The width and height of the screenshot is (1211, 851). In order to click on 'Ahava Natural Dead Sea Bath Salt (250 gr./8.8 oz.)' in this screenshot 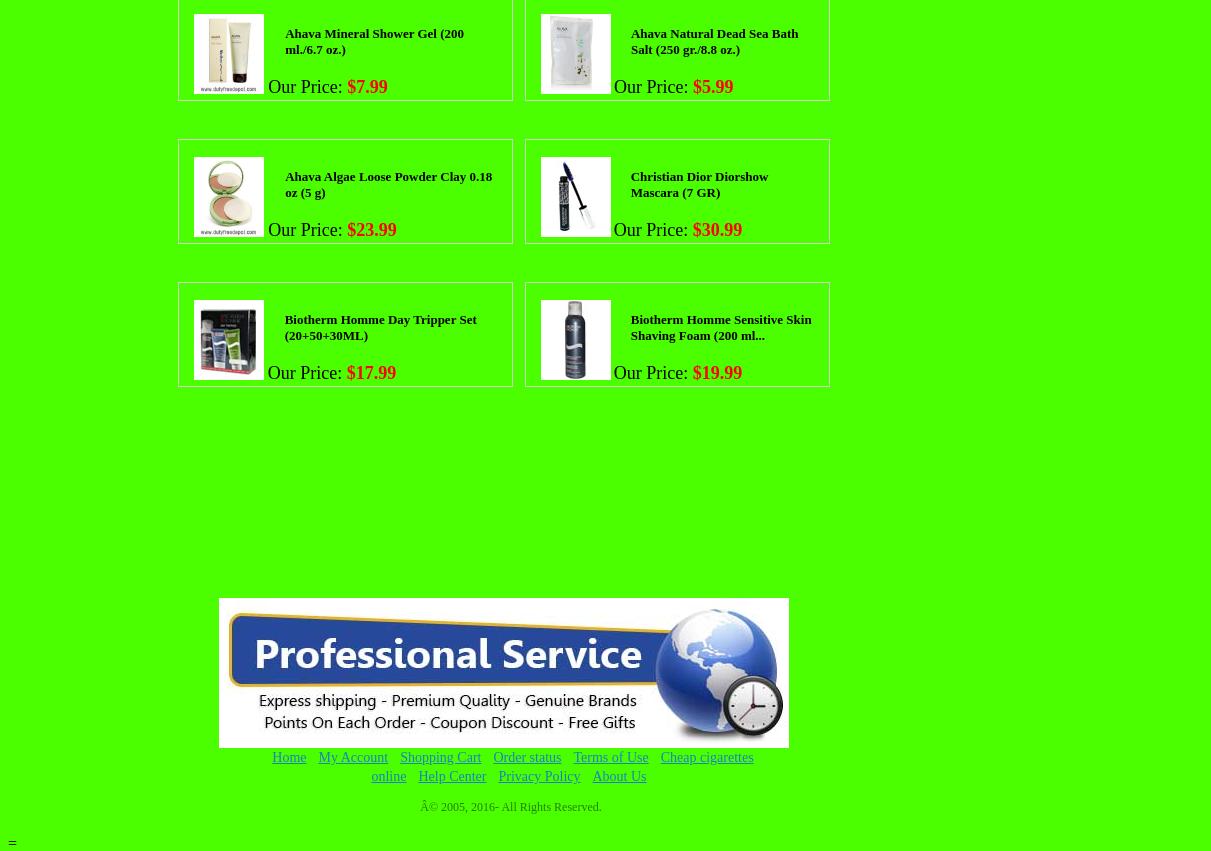, I will do `click(713, 40)`.